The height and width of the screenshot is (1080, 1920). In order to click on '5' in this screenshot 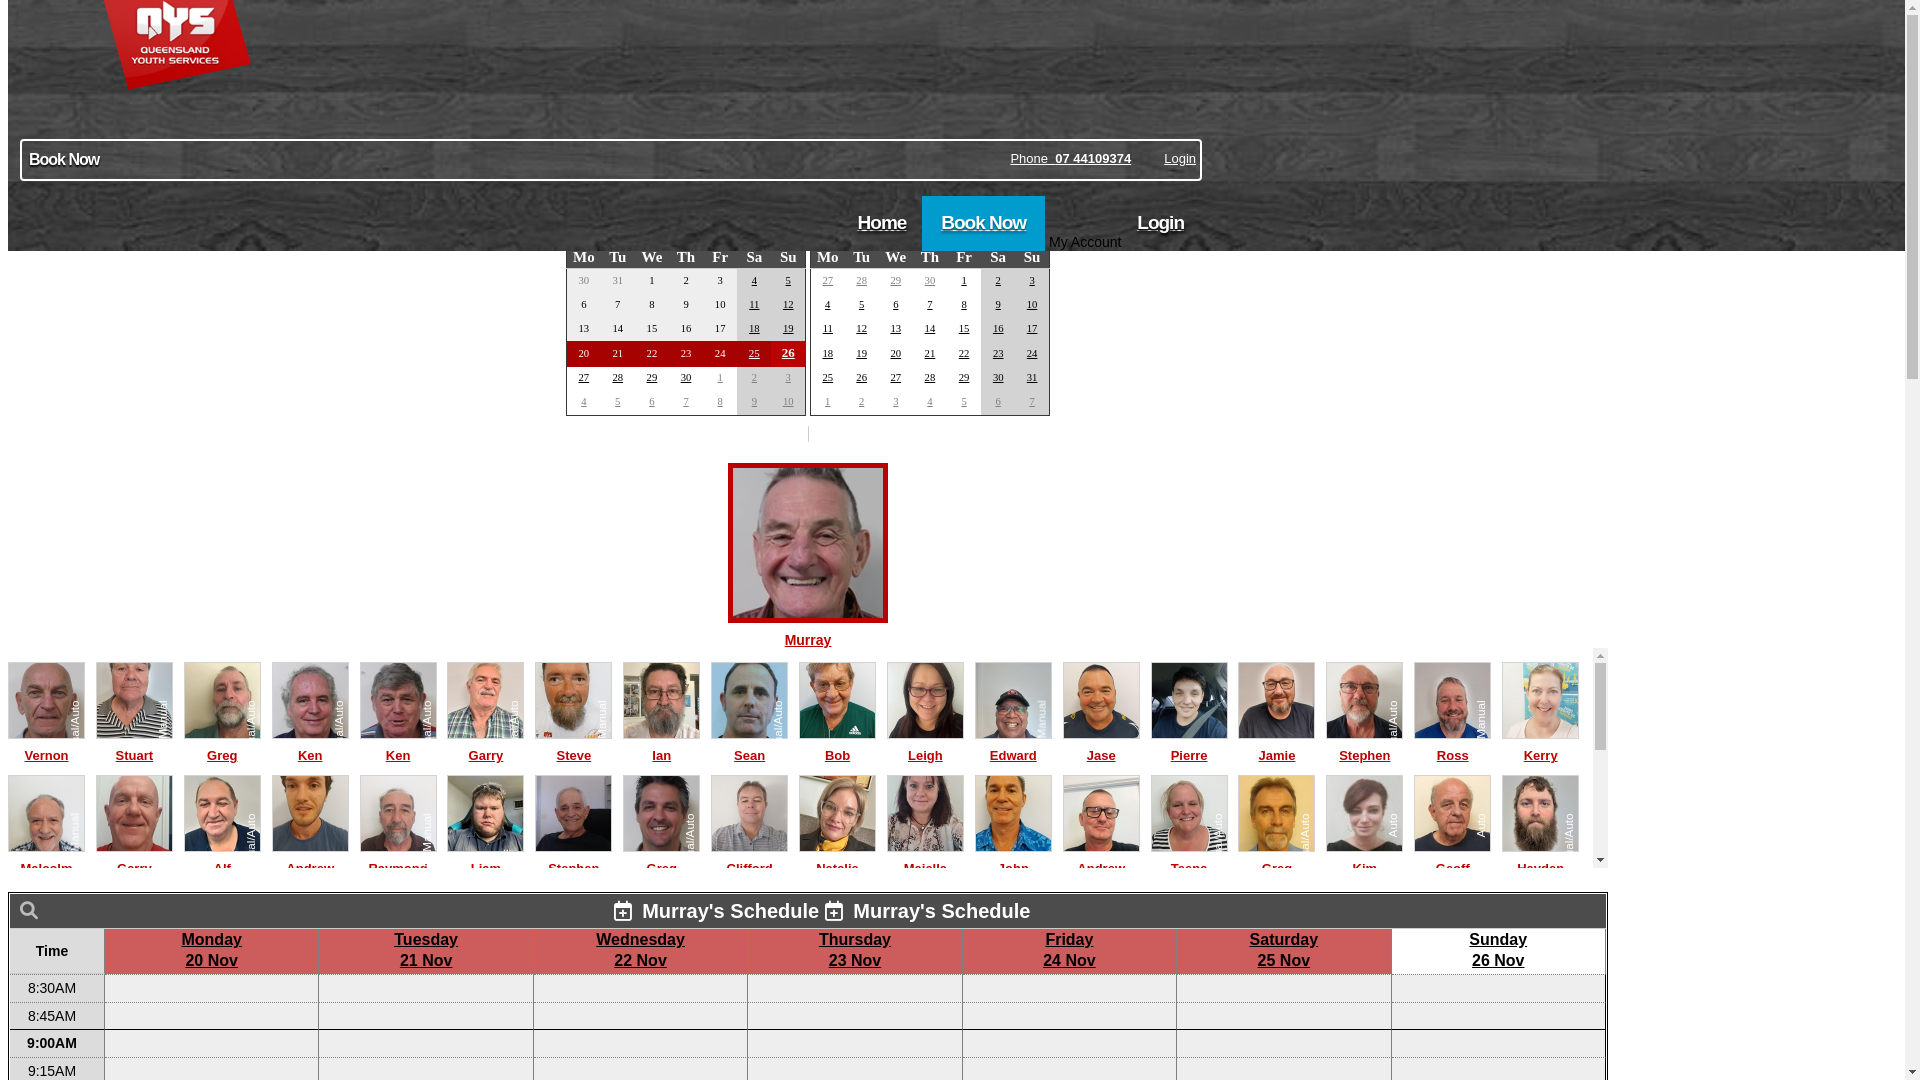, I will do `click(861, 304)`.